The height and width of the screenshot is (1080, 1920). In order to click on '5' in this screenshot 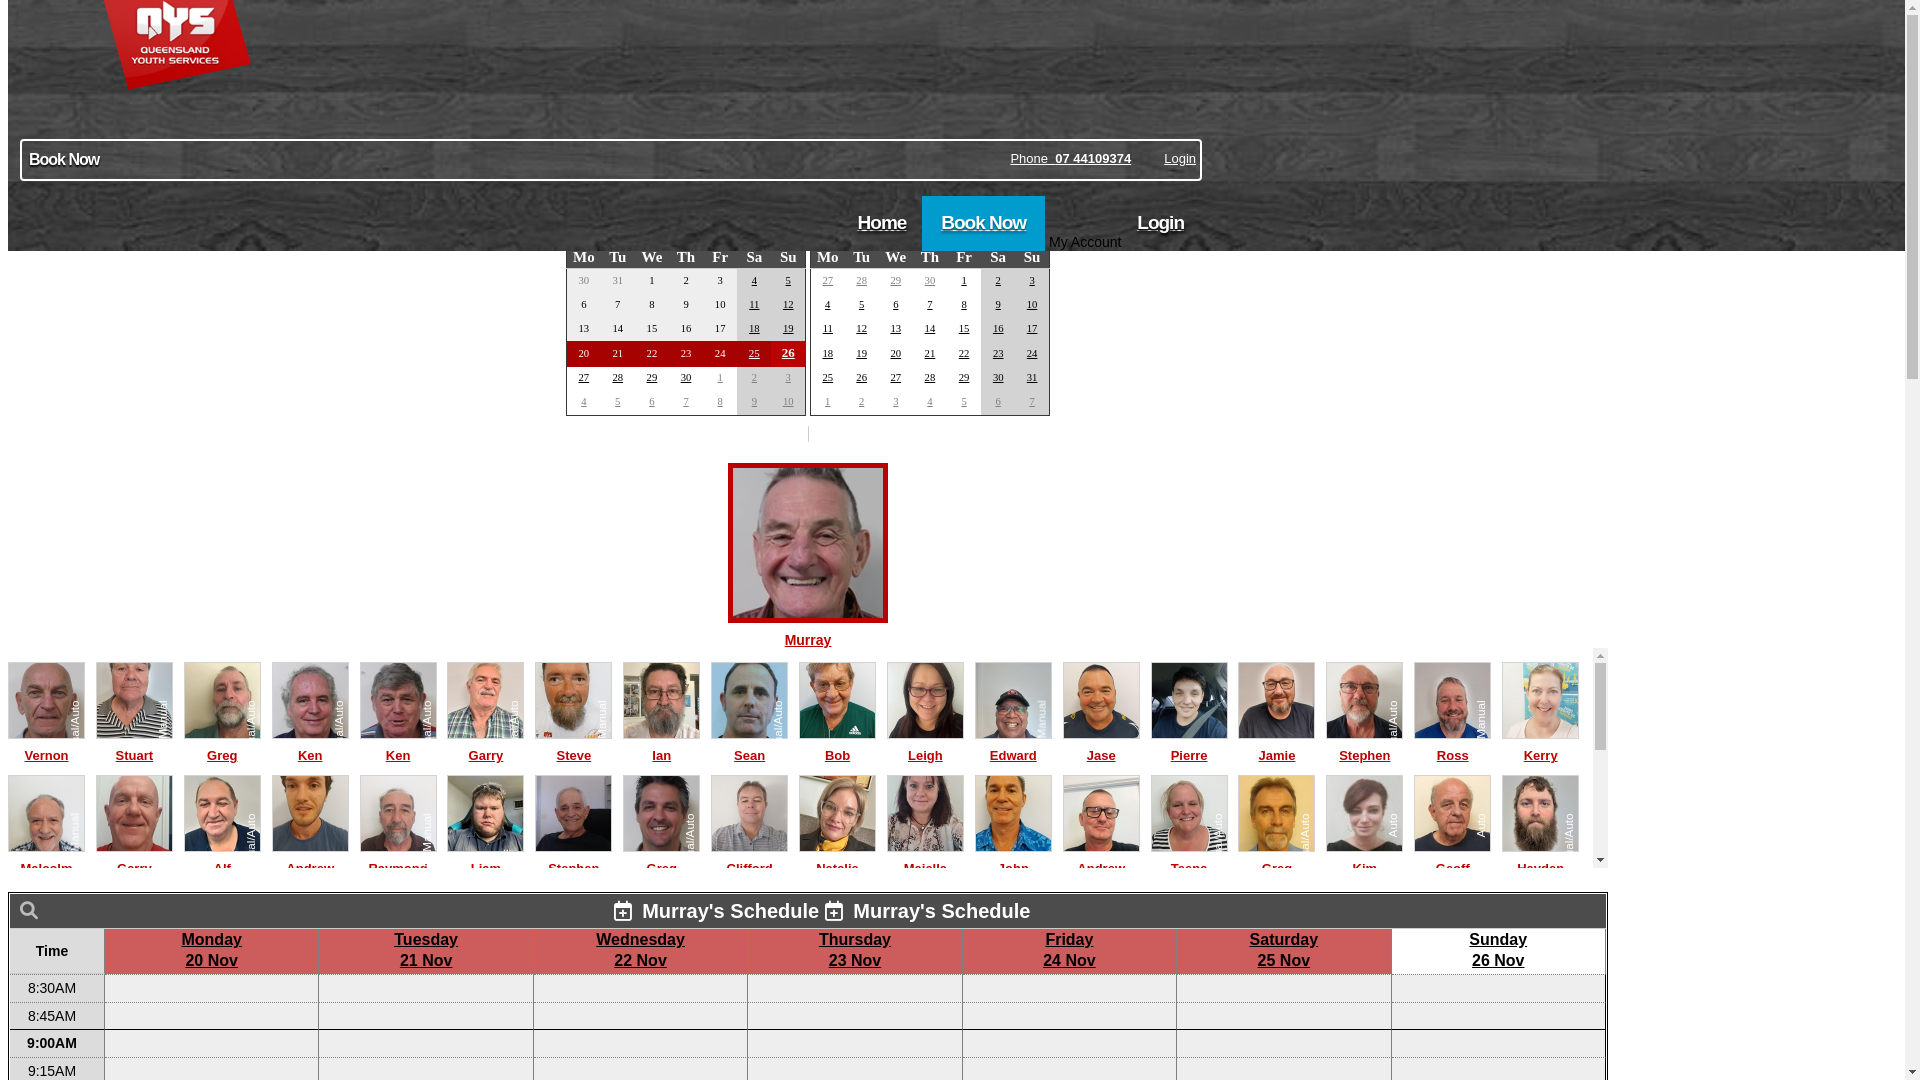, I will do `click(861, 304)`.